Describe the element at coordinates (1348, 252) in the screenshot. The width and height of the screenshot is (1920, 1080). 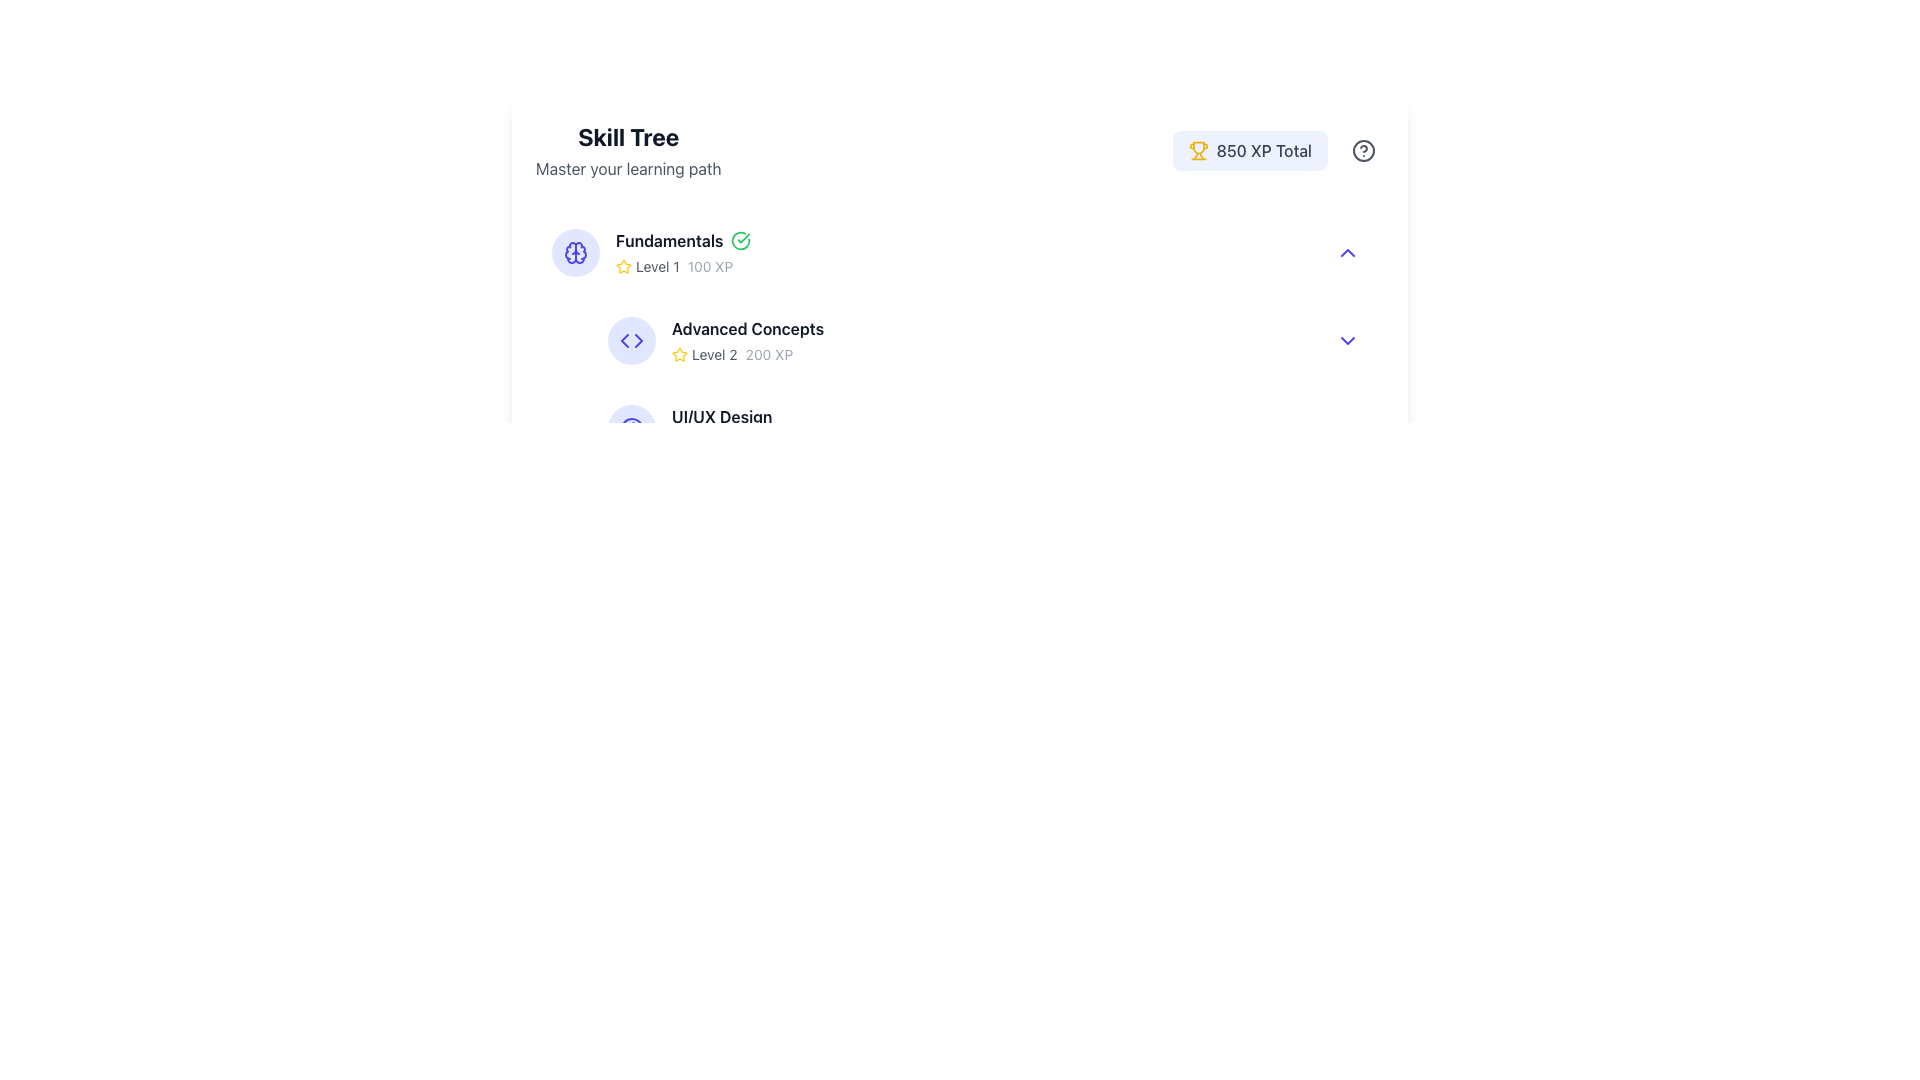
I see `the Icon Button located on the right-hand side of the row labeled 'Fundamentals Level 1 100 XP'` at that location.